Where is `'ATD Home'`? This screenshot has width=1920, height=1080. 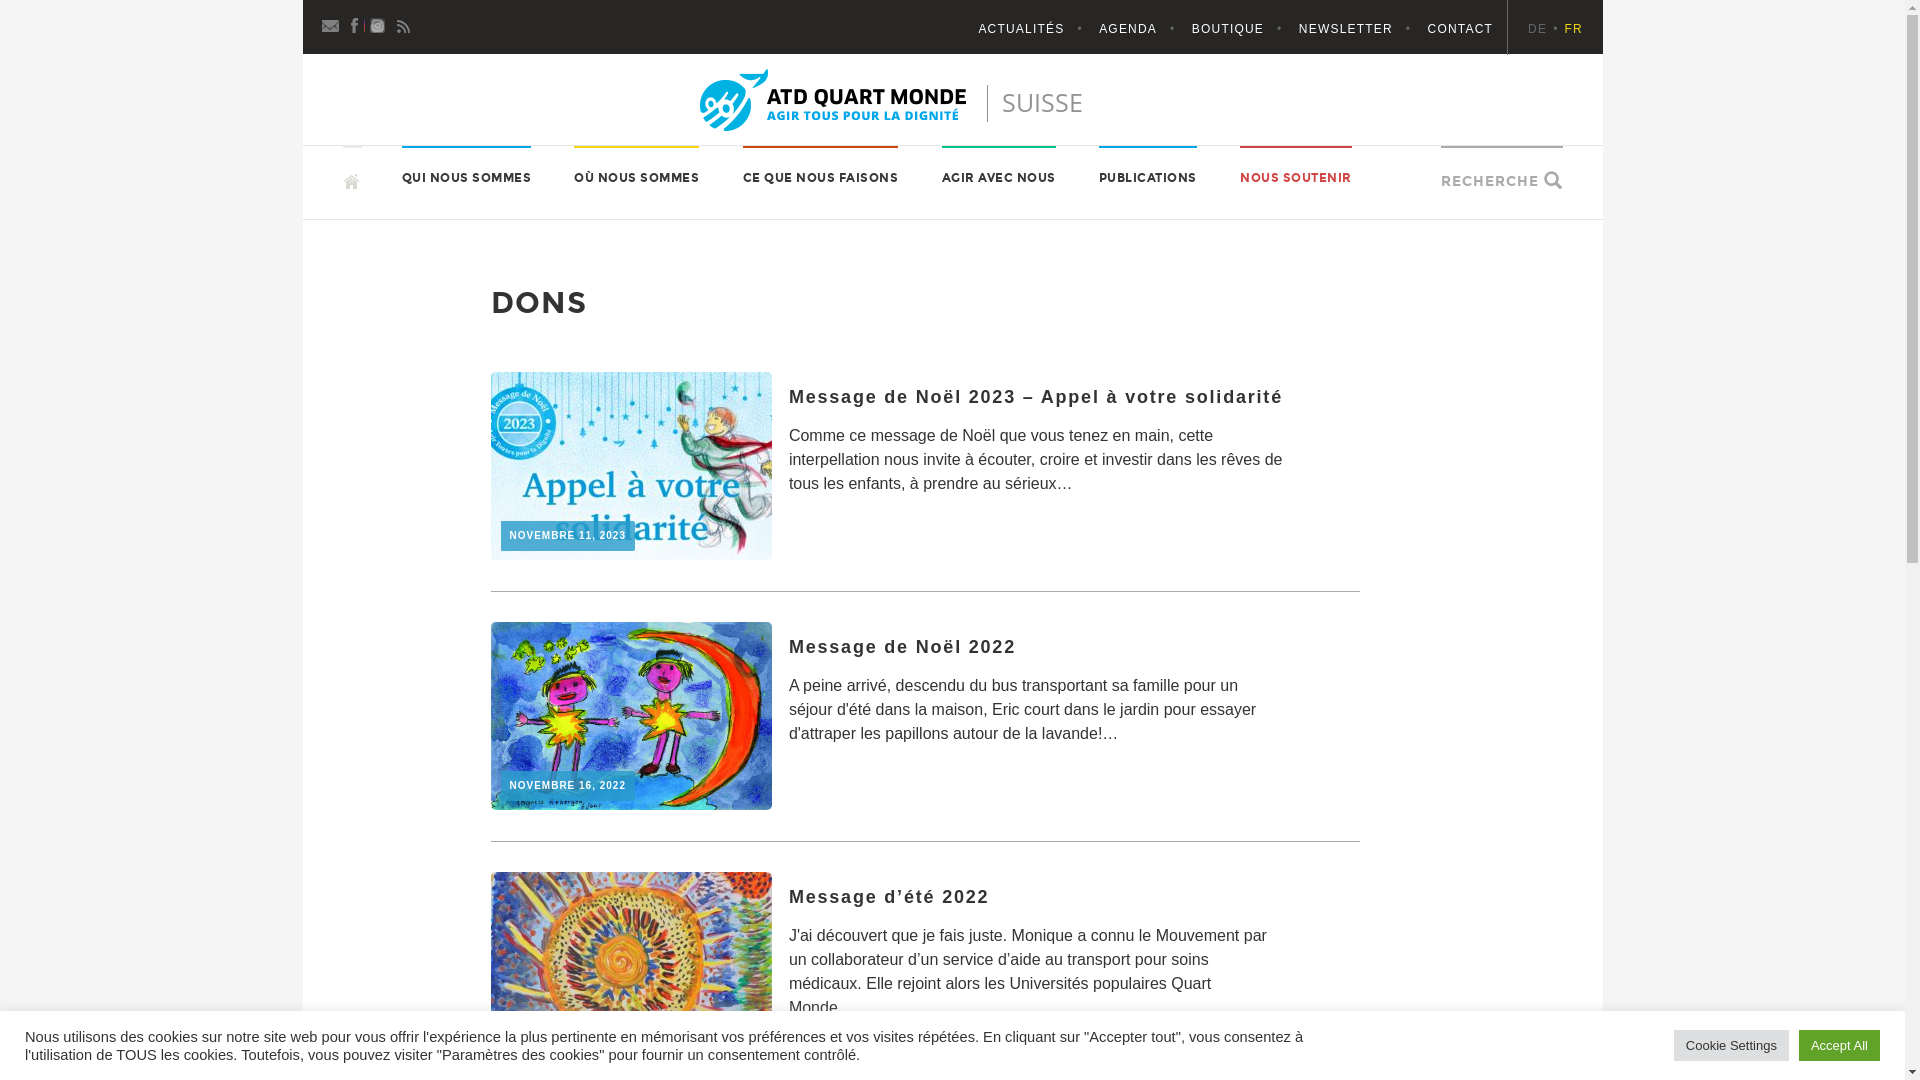
'ATD Home' is located at coordinates (952, 100).